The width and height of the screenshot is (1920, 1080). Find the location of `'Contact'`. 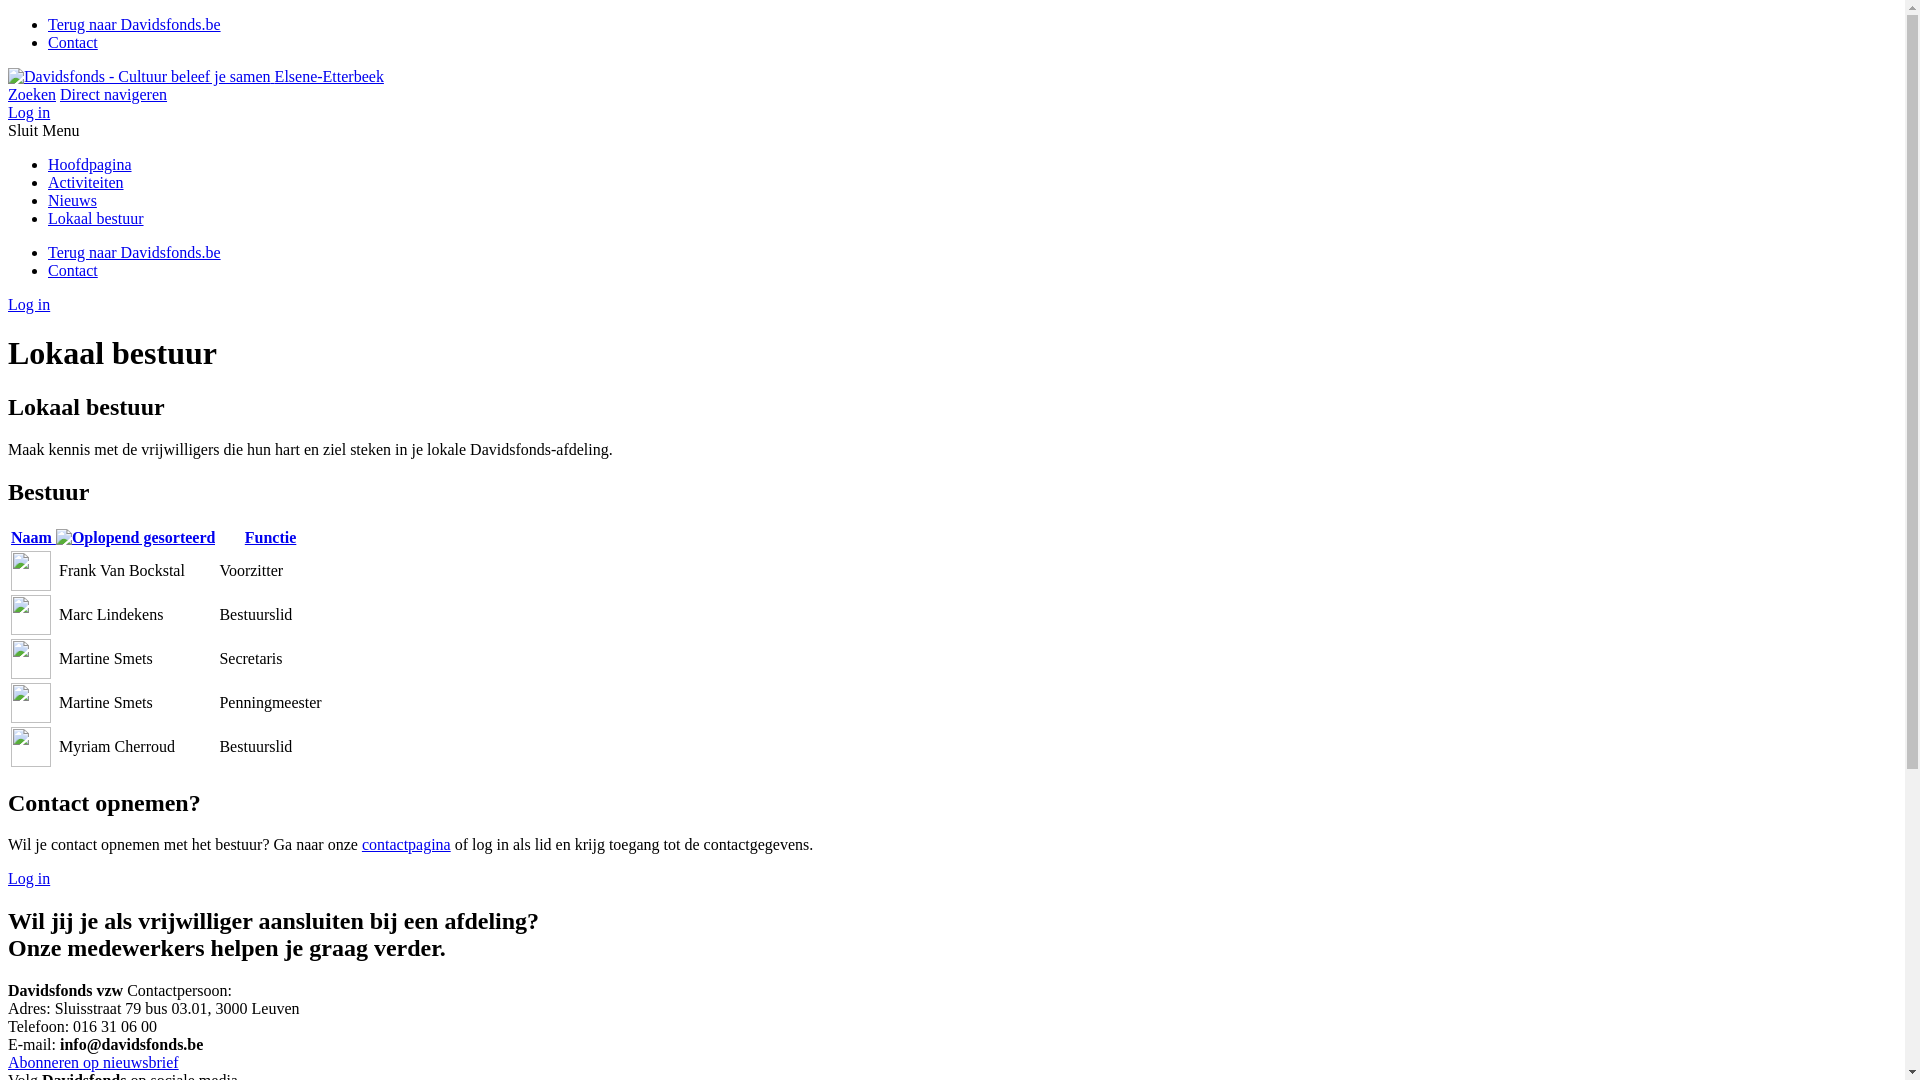

'Contact' is located at coordinates (72, 42).